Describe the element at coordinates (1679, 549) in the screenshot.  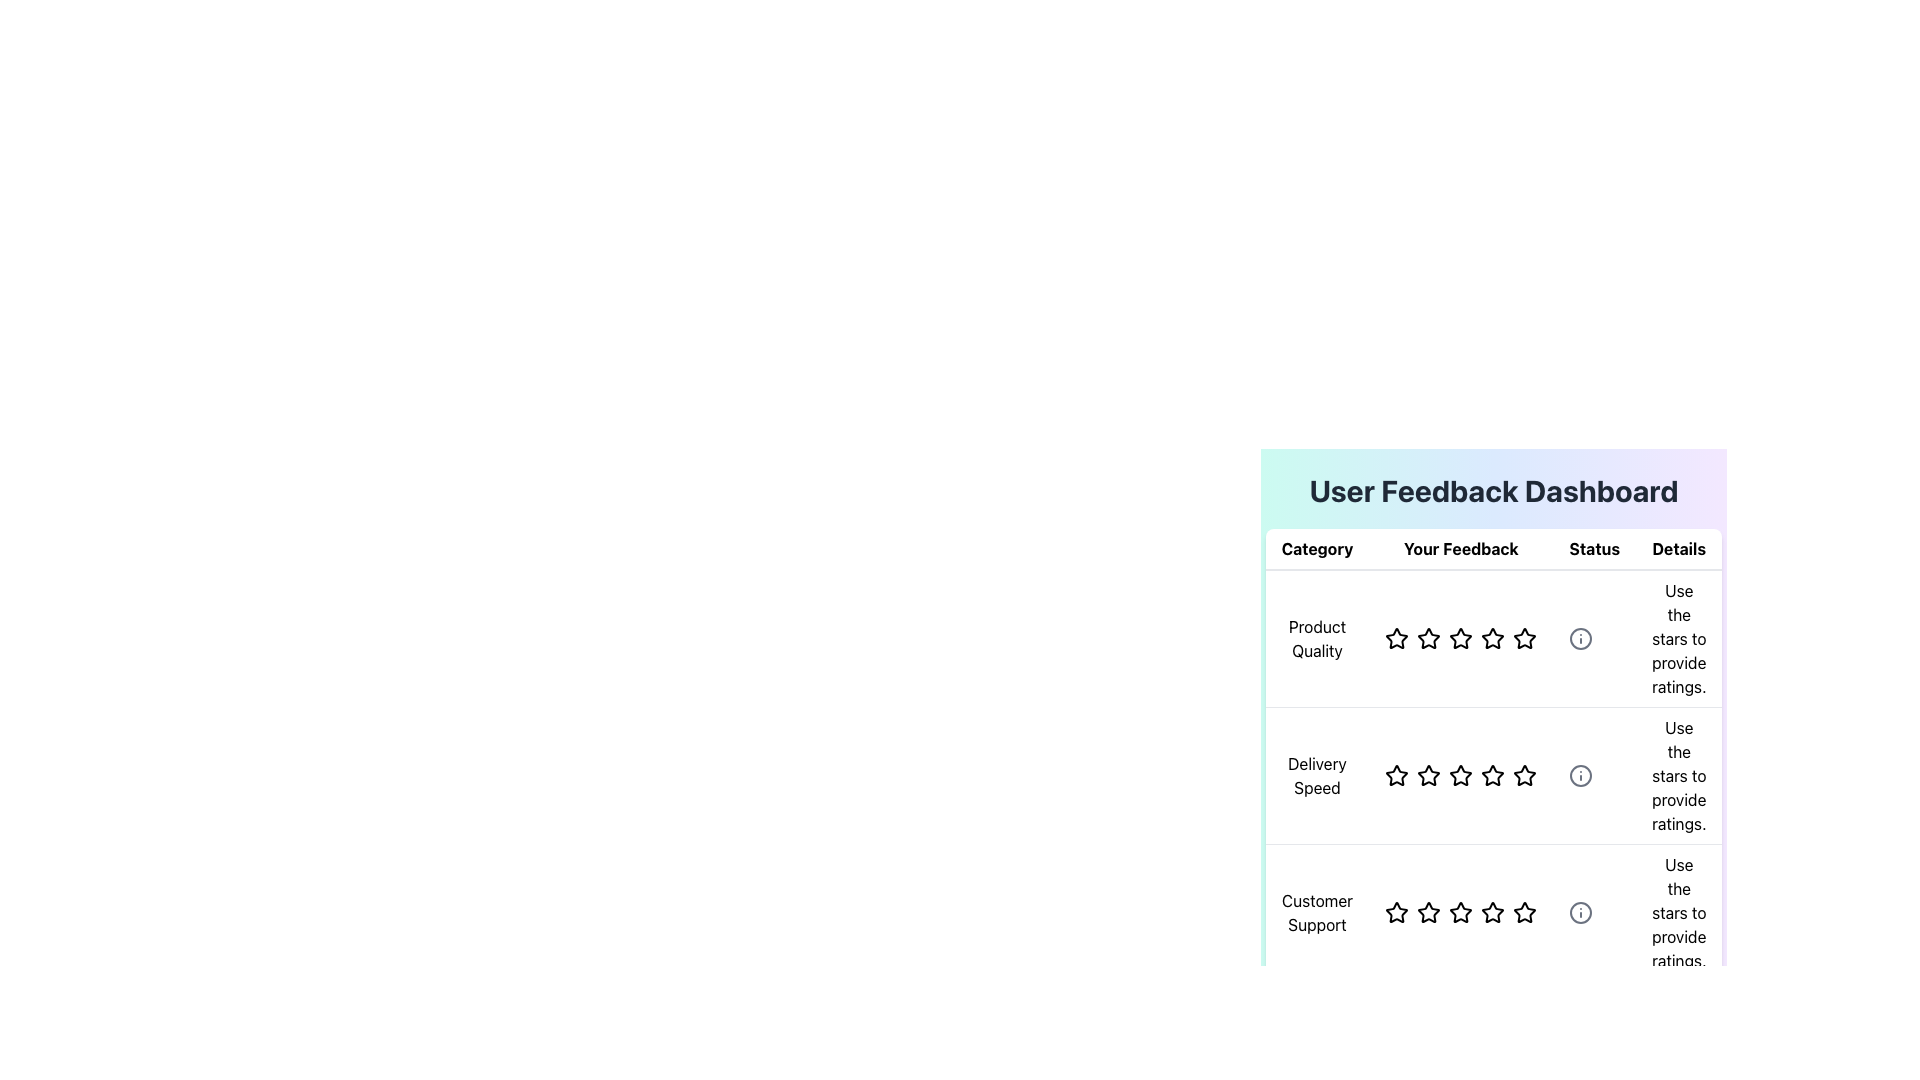
I see `text from the Table Header indicating 'Details', which is the fourth header in the table layout` at that location.